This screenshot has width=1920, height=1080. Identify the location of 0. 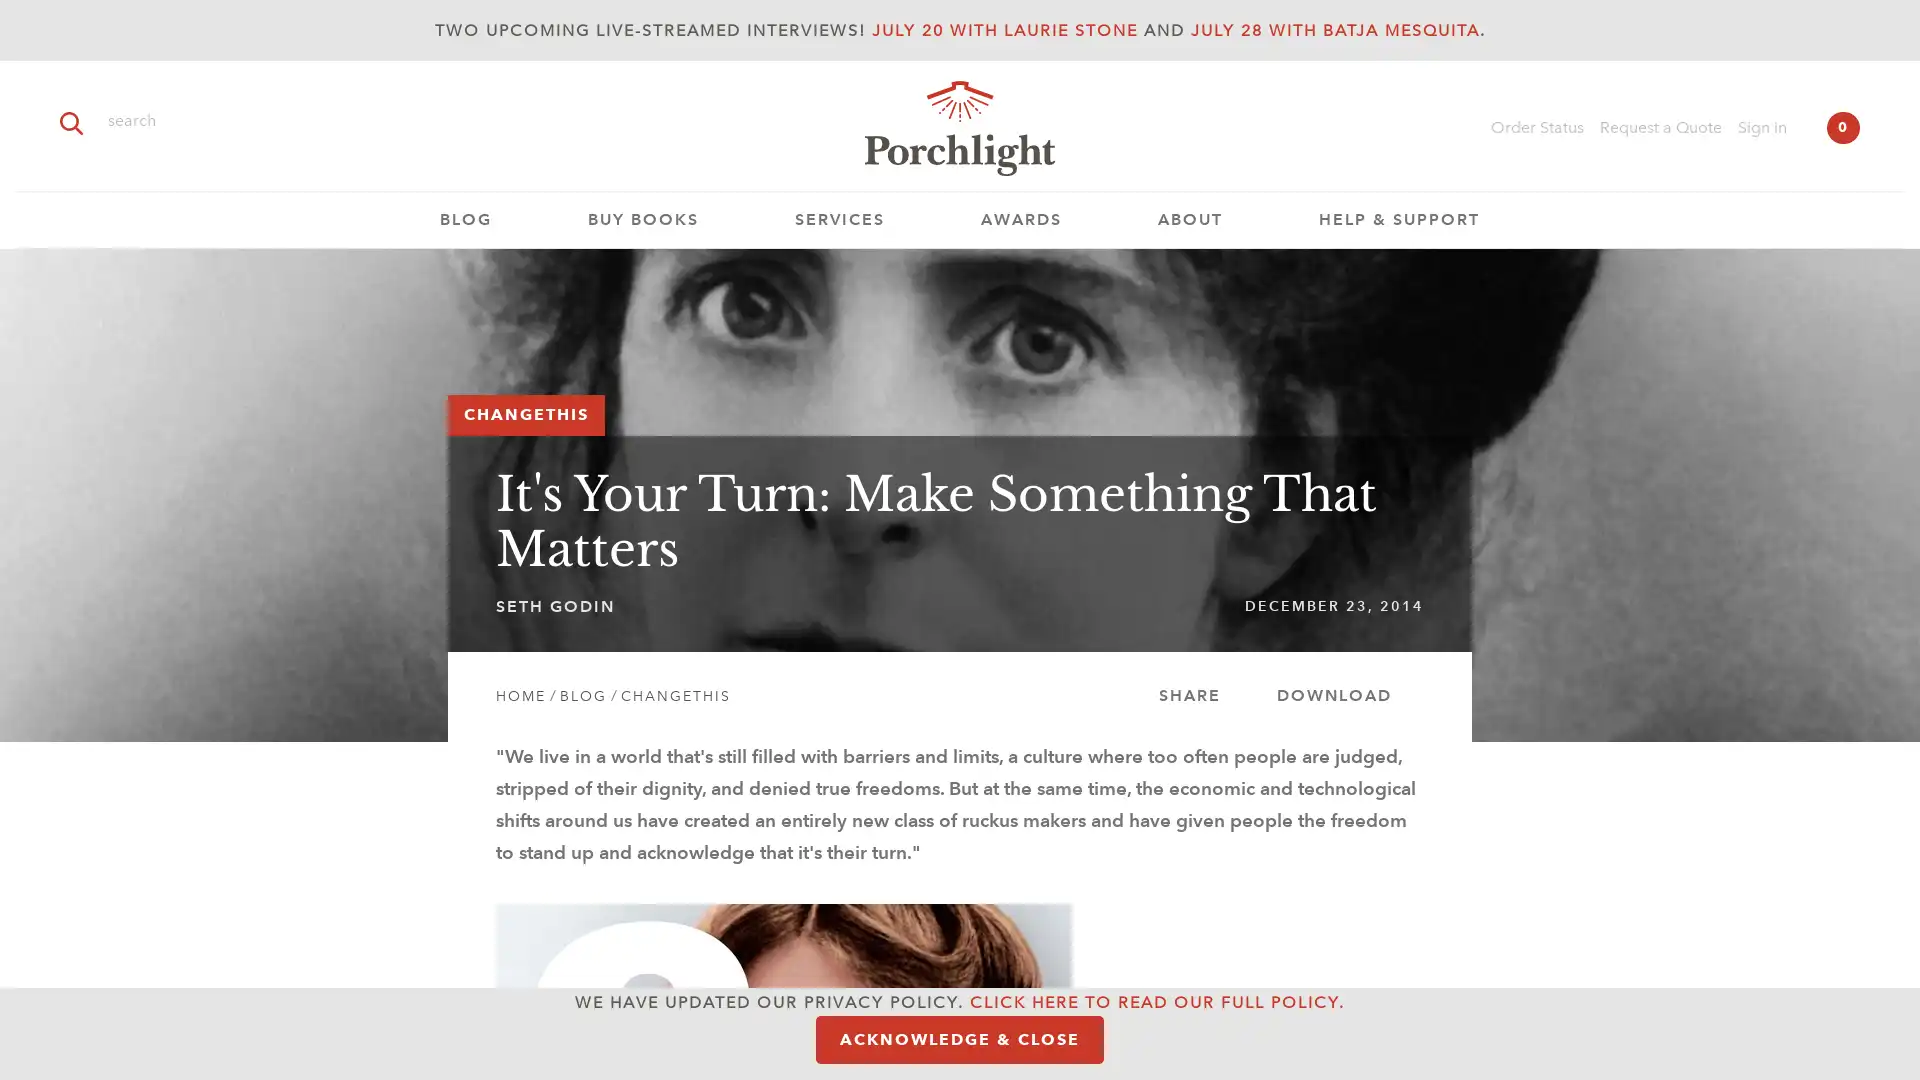
(1842, 127).